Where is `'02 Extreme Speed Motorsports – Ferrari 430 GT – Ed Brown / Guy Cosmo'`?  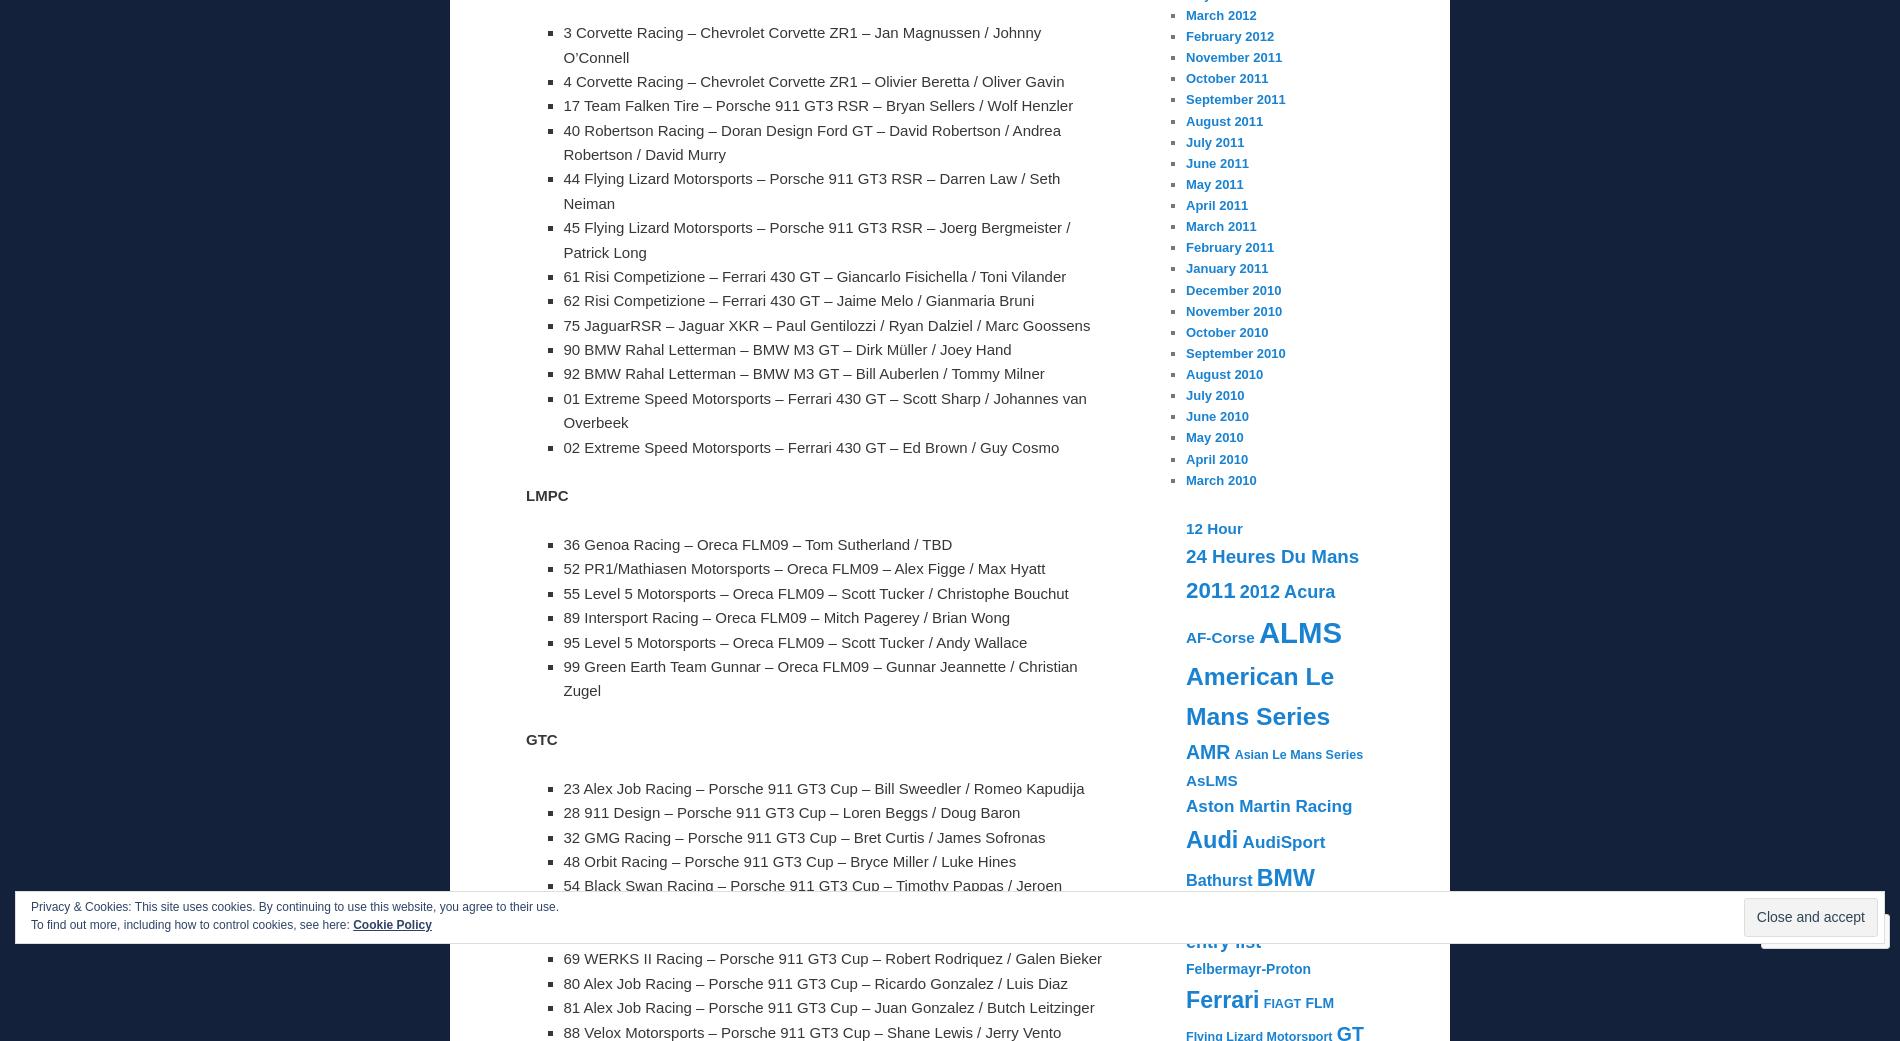
'02 Extreme Speed Motorsports – Ferrari 430 GT – Ed Brown / Guy Cosmo' is located at coordinates (562, 445).